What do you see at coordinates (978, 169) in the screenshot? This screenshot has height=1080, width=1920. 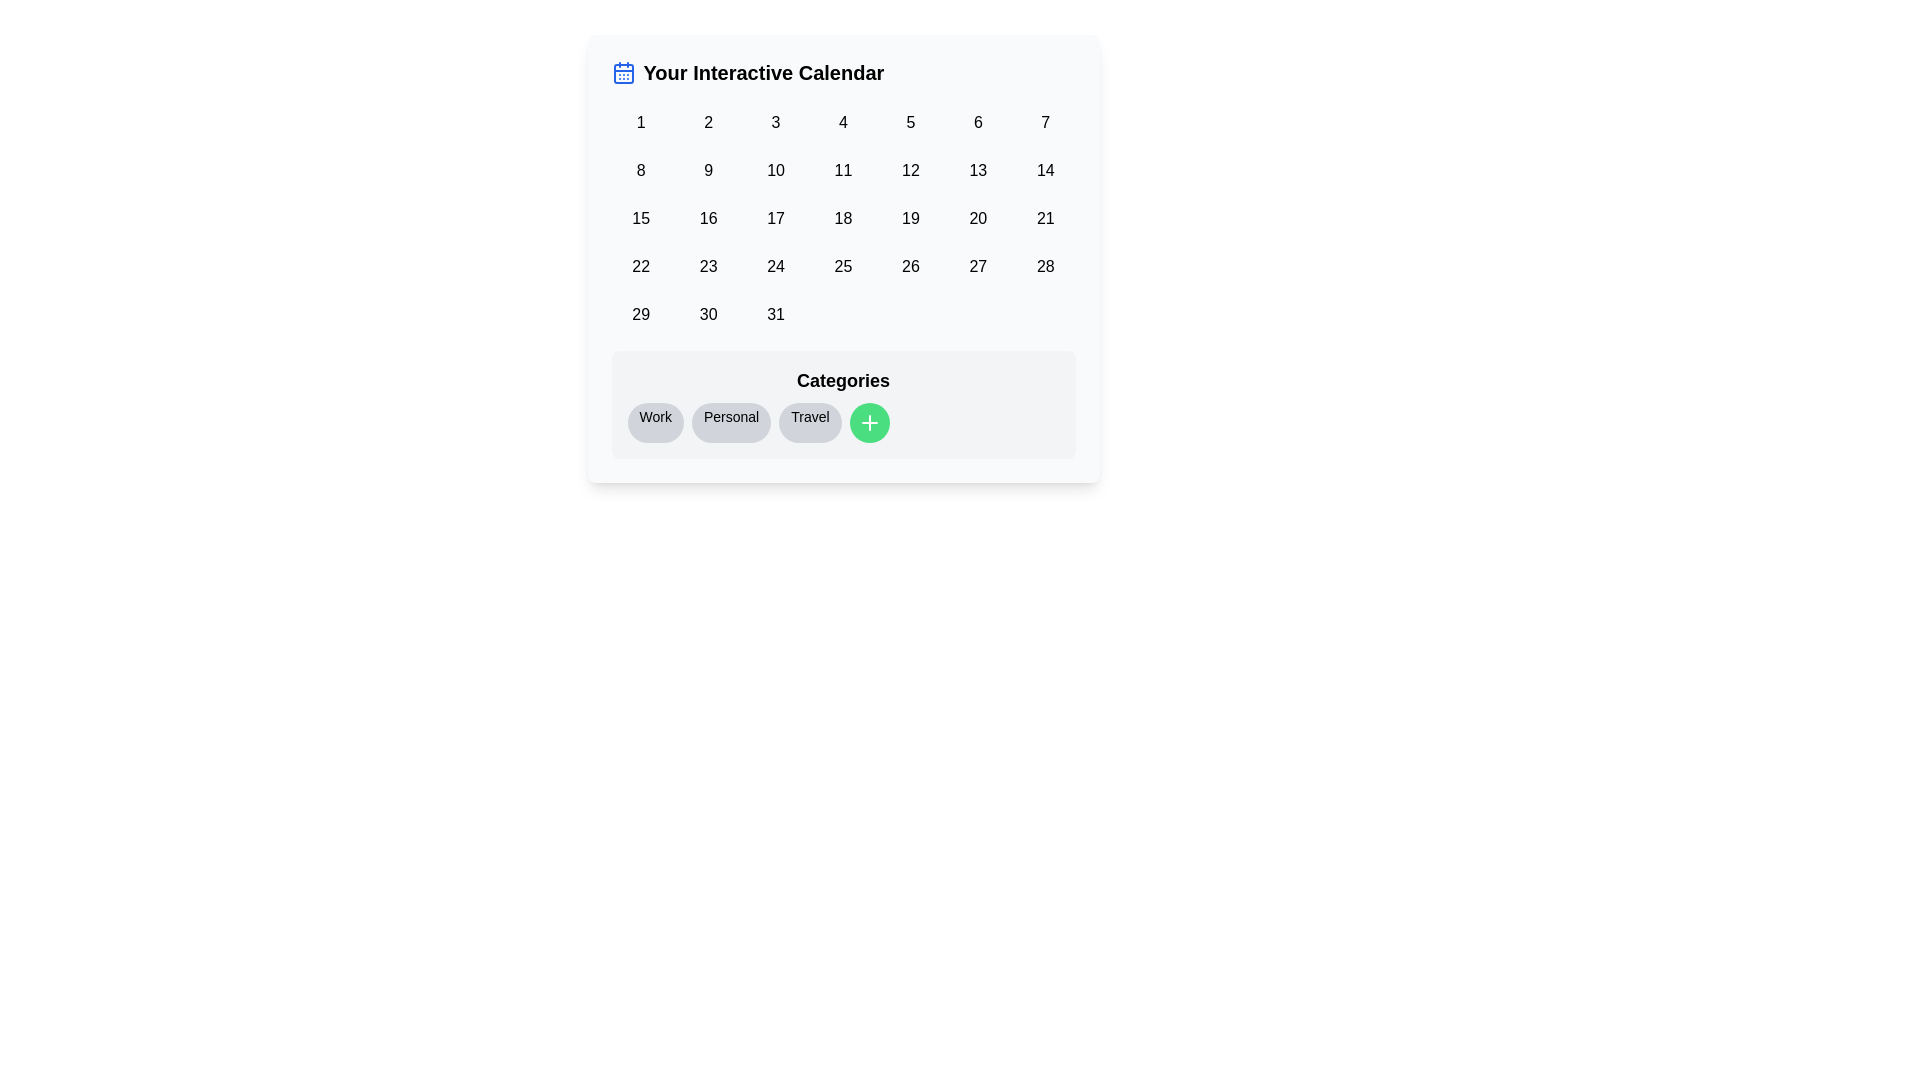 I see `the small rectangular button with rounded corners displaying the number '13'` at bounding box center [978, 169].